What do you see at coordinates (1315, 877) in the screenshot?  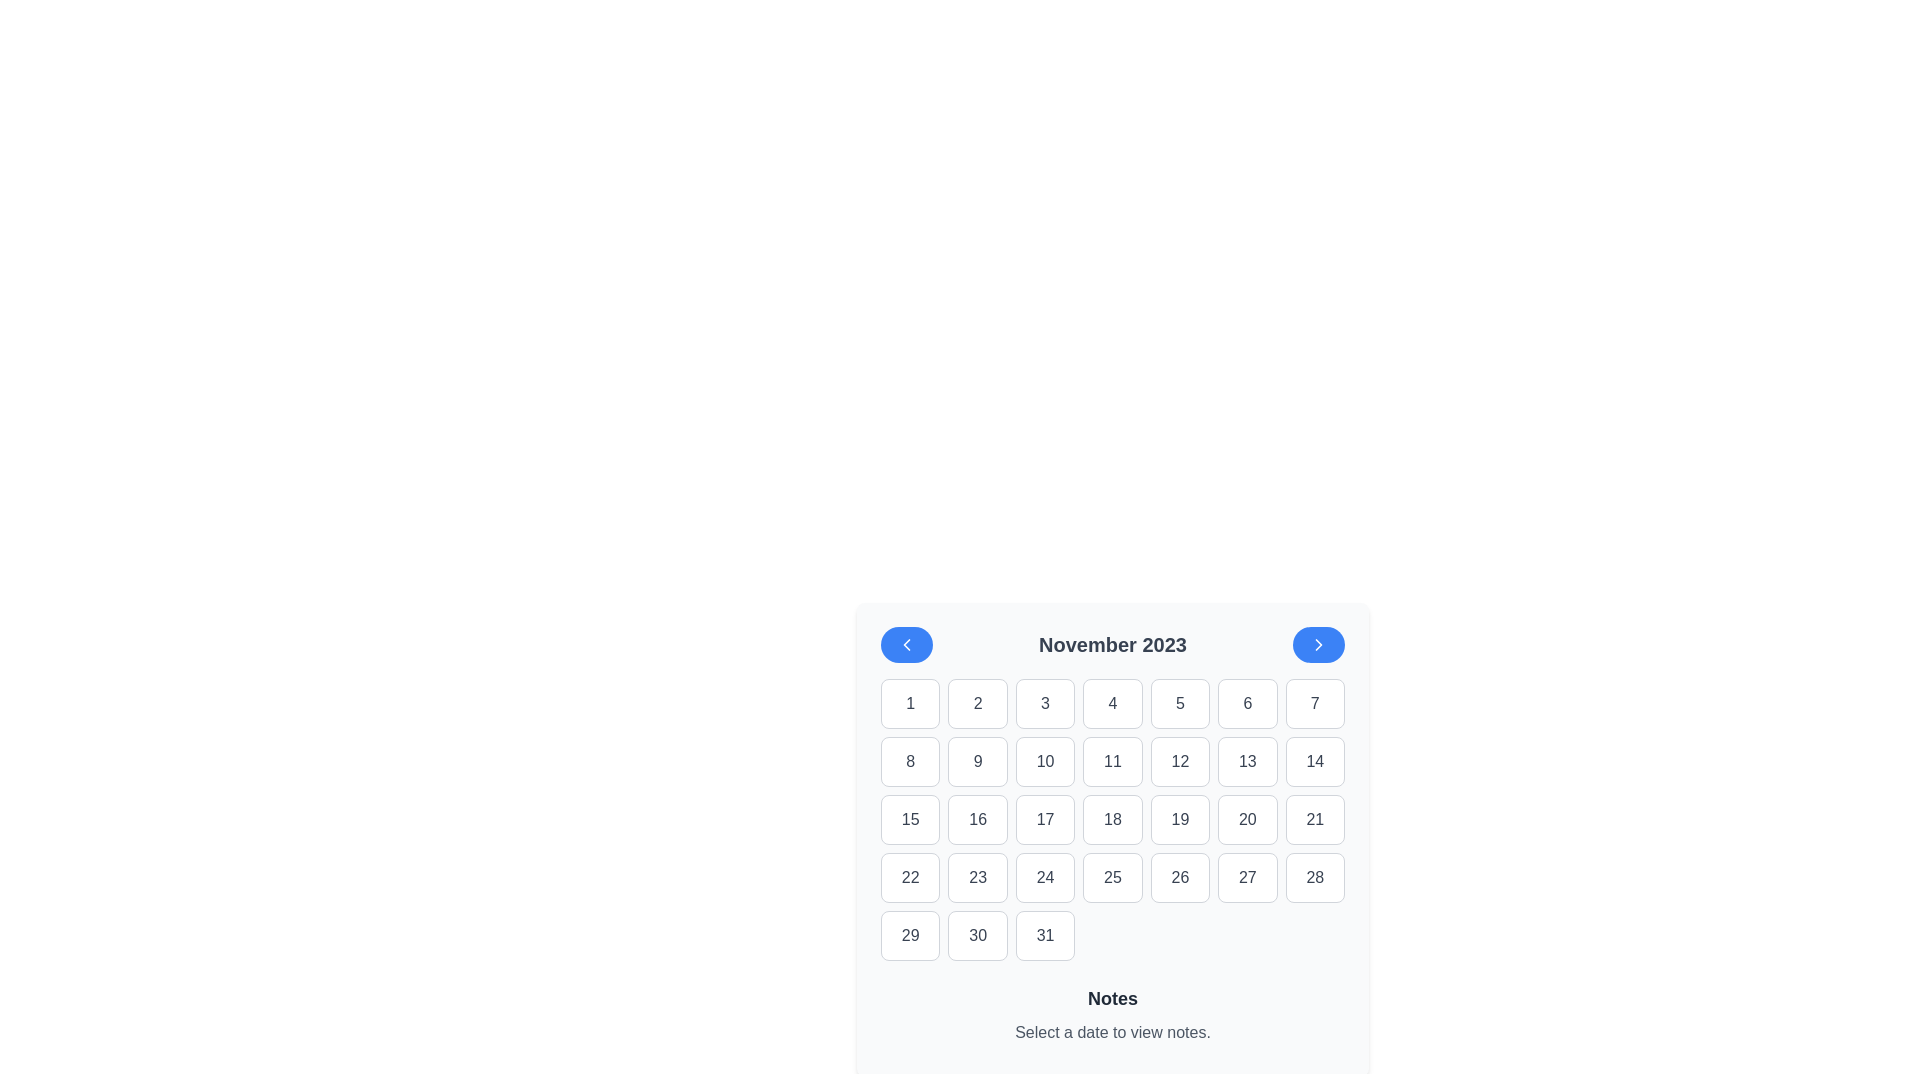 I see `the button representing the 28th day of November 2023 in the calendar` at bounding box center [1315, 877].